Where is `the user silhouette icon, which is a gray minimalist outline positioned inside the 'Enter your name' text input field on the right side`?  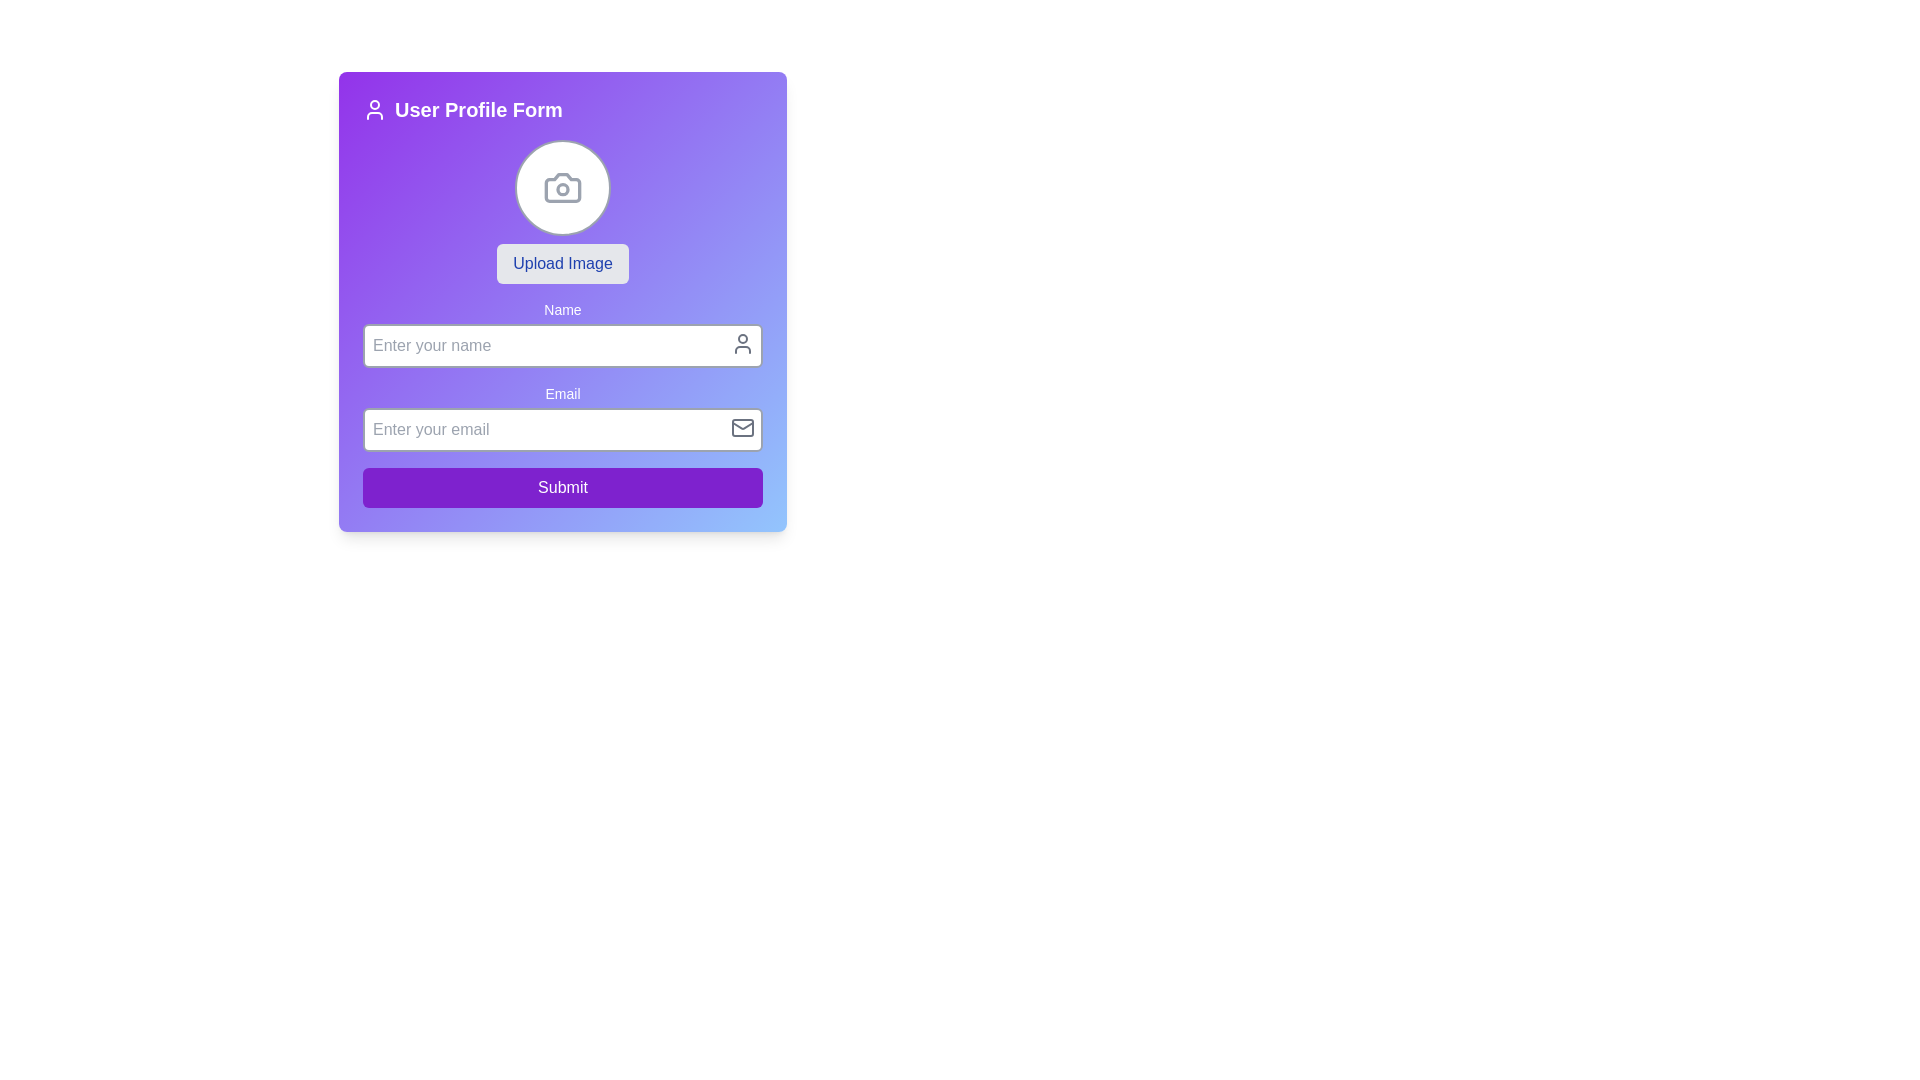
the user silhouette icon, which is a gray minimalist outline positioned inside the 'Enter your name' text input field on the right side is located at coordinates (742, 342).